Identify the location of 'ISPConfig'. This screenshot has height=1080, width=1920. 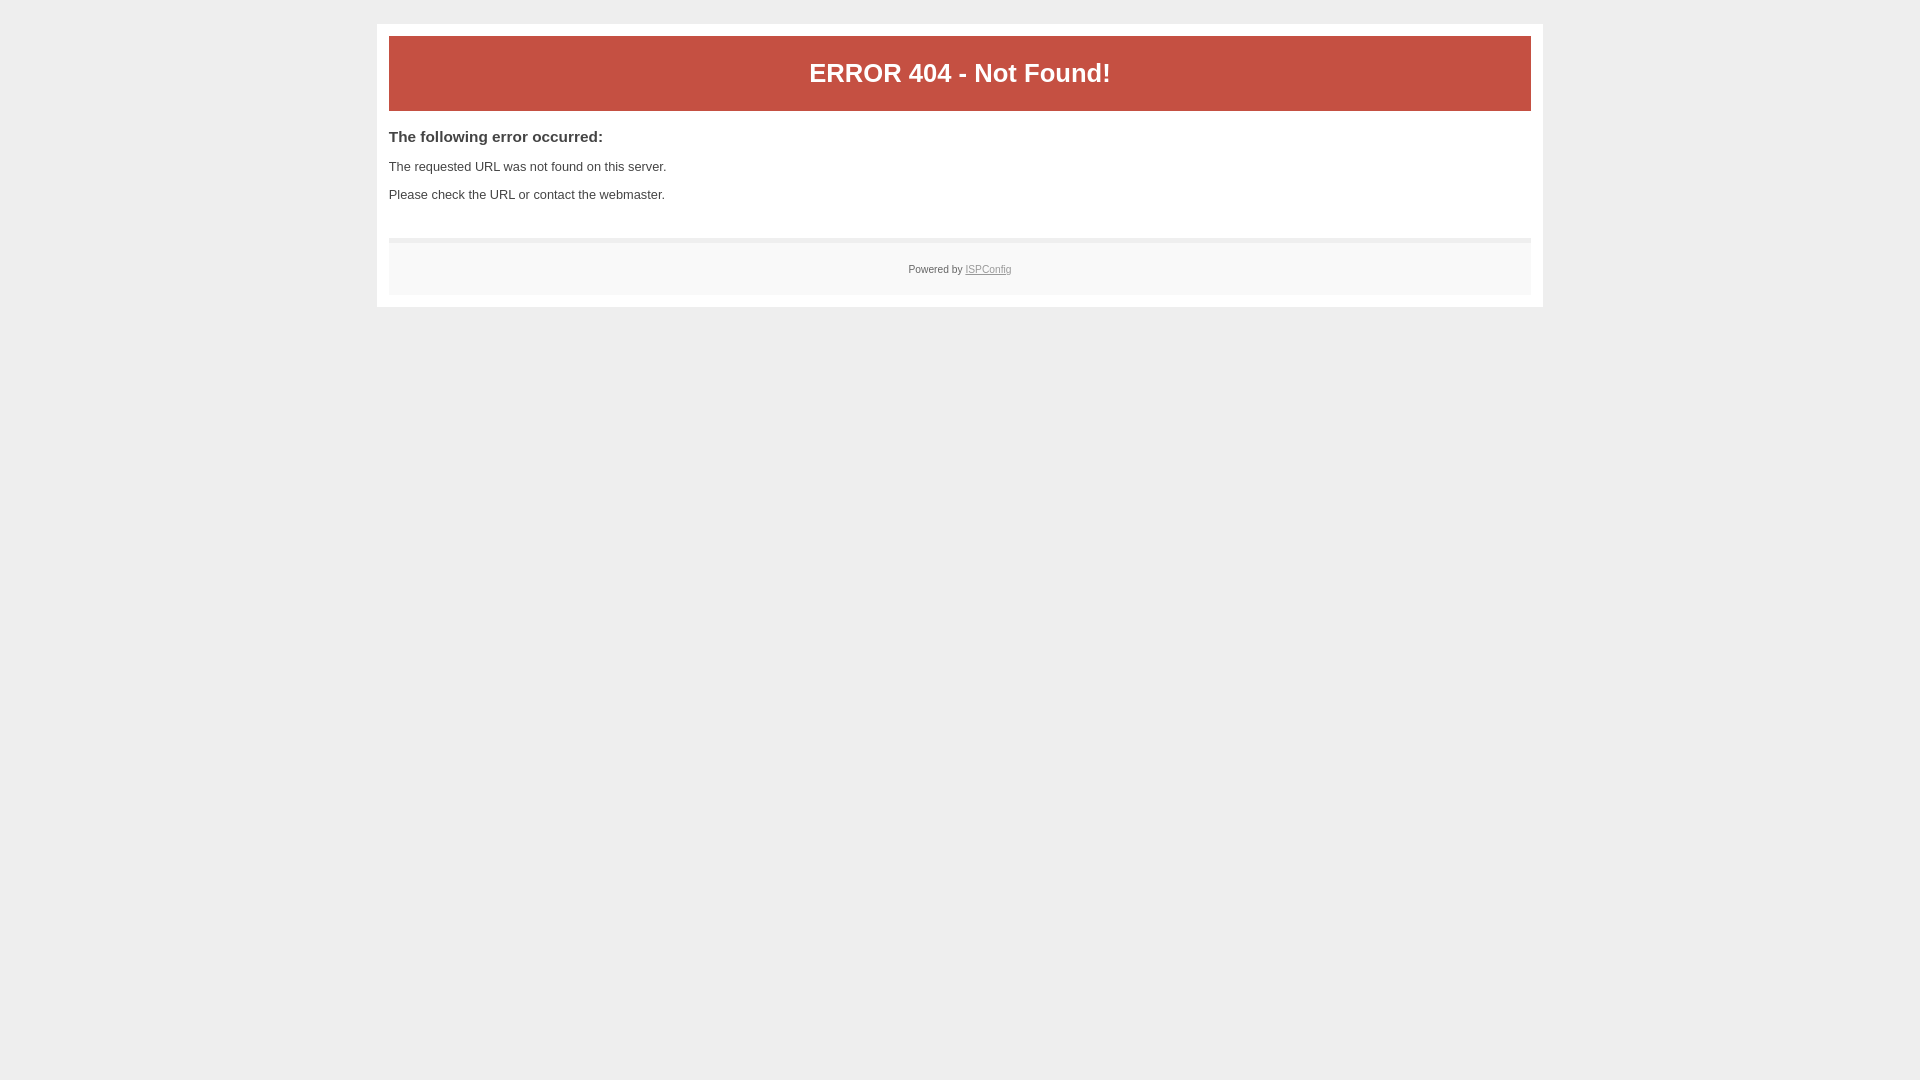
(988, 268).